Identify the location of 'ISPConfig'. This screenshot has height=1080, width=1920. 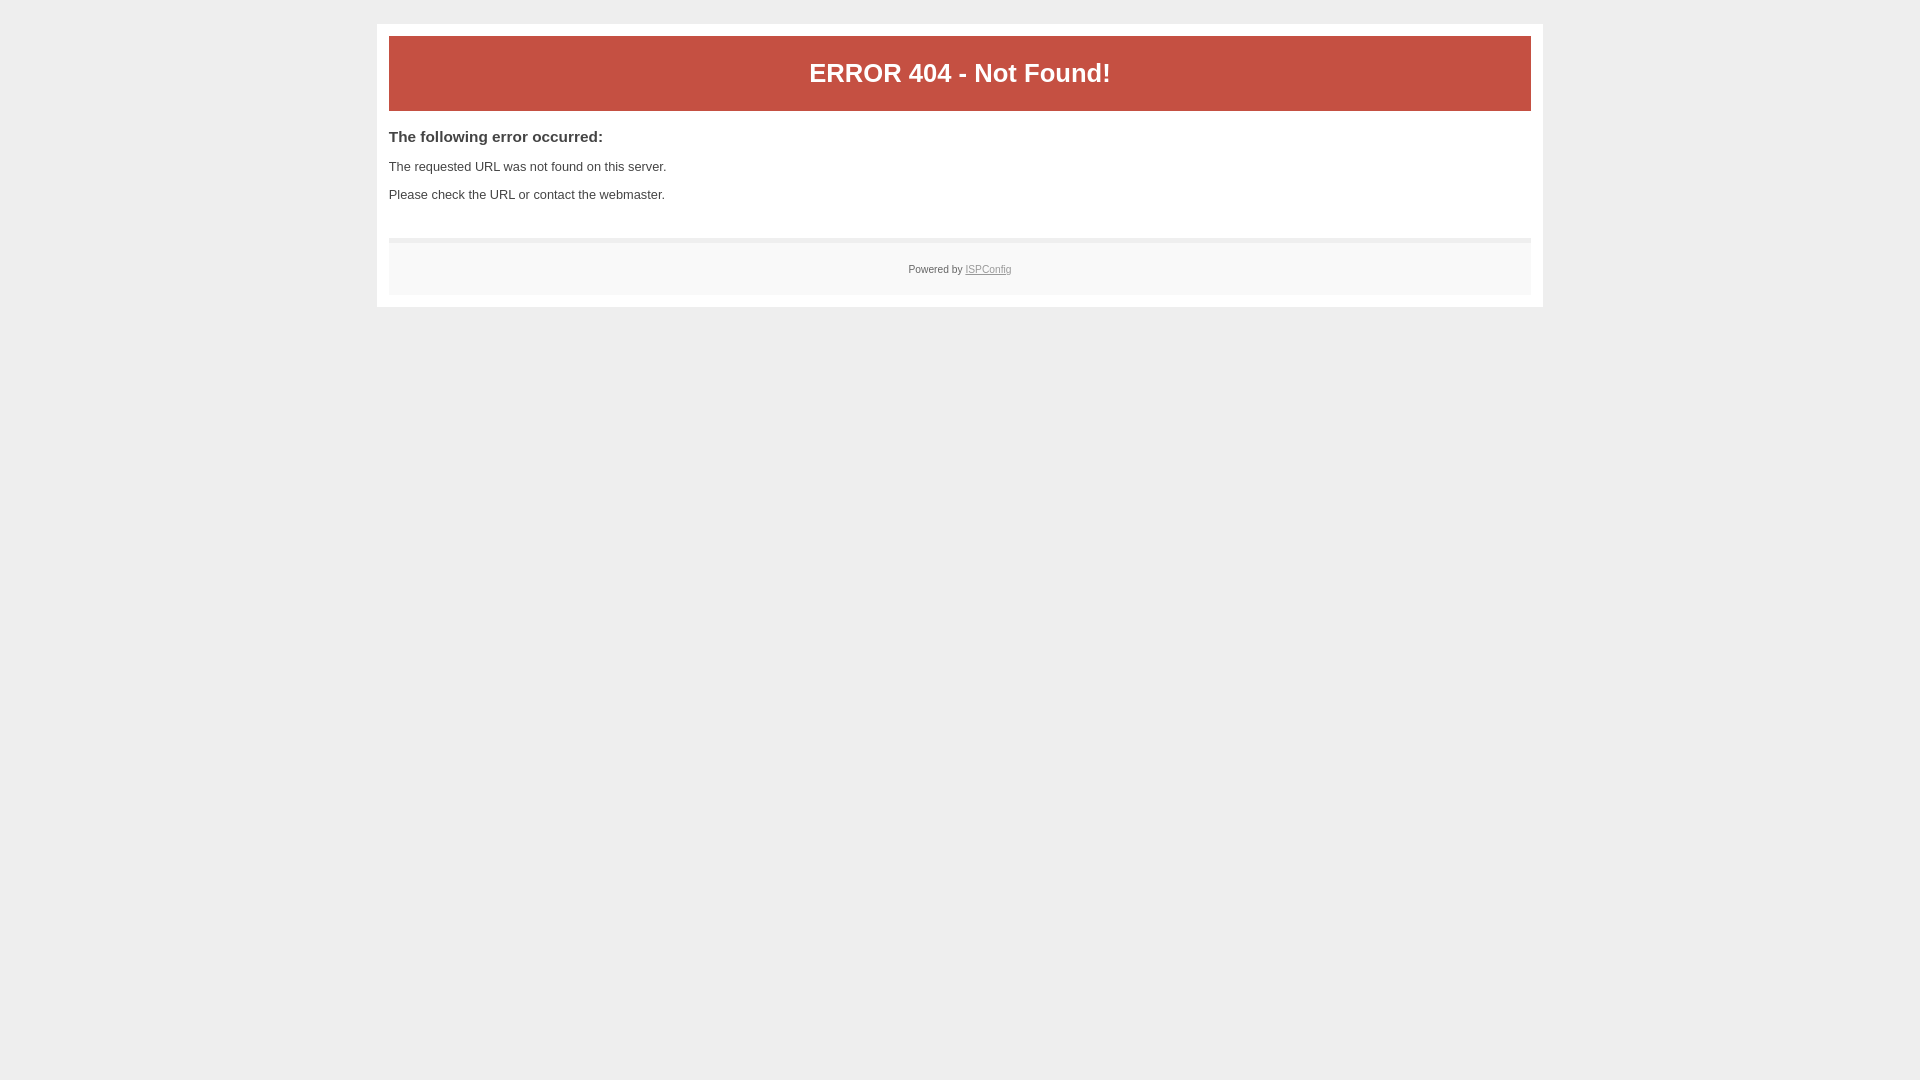
(988, 268).